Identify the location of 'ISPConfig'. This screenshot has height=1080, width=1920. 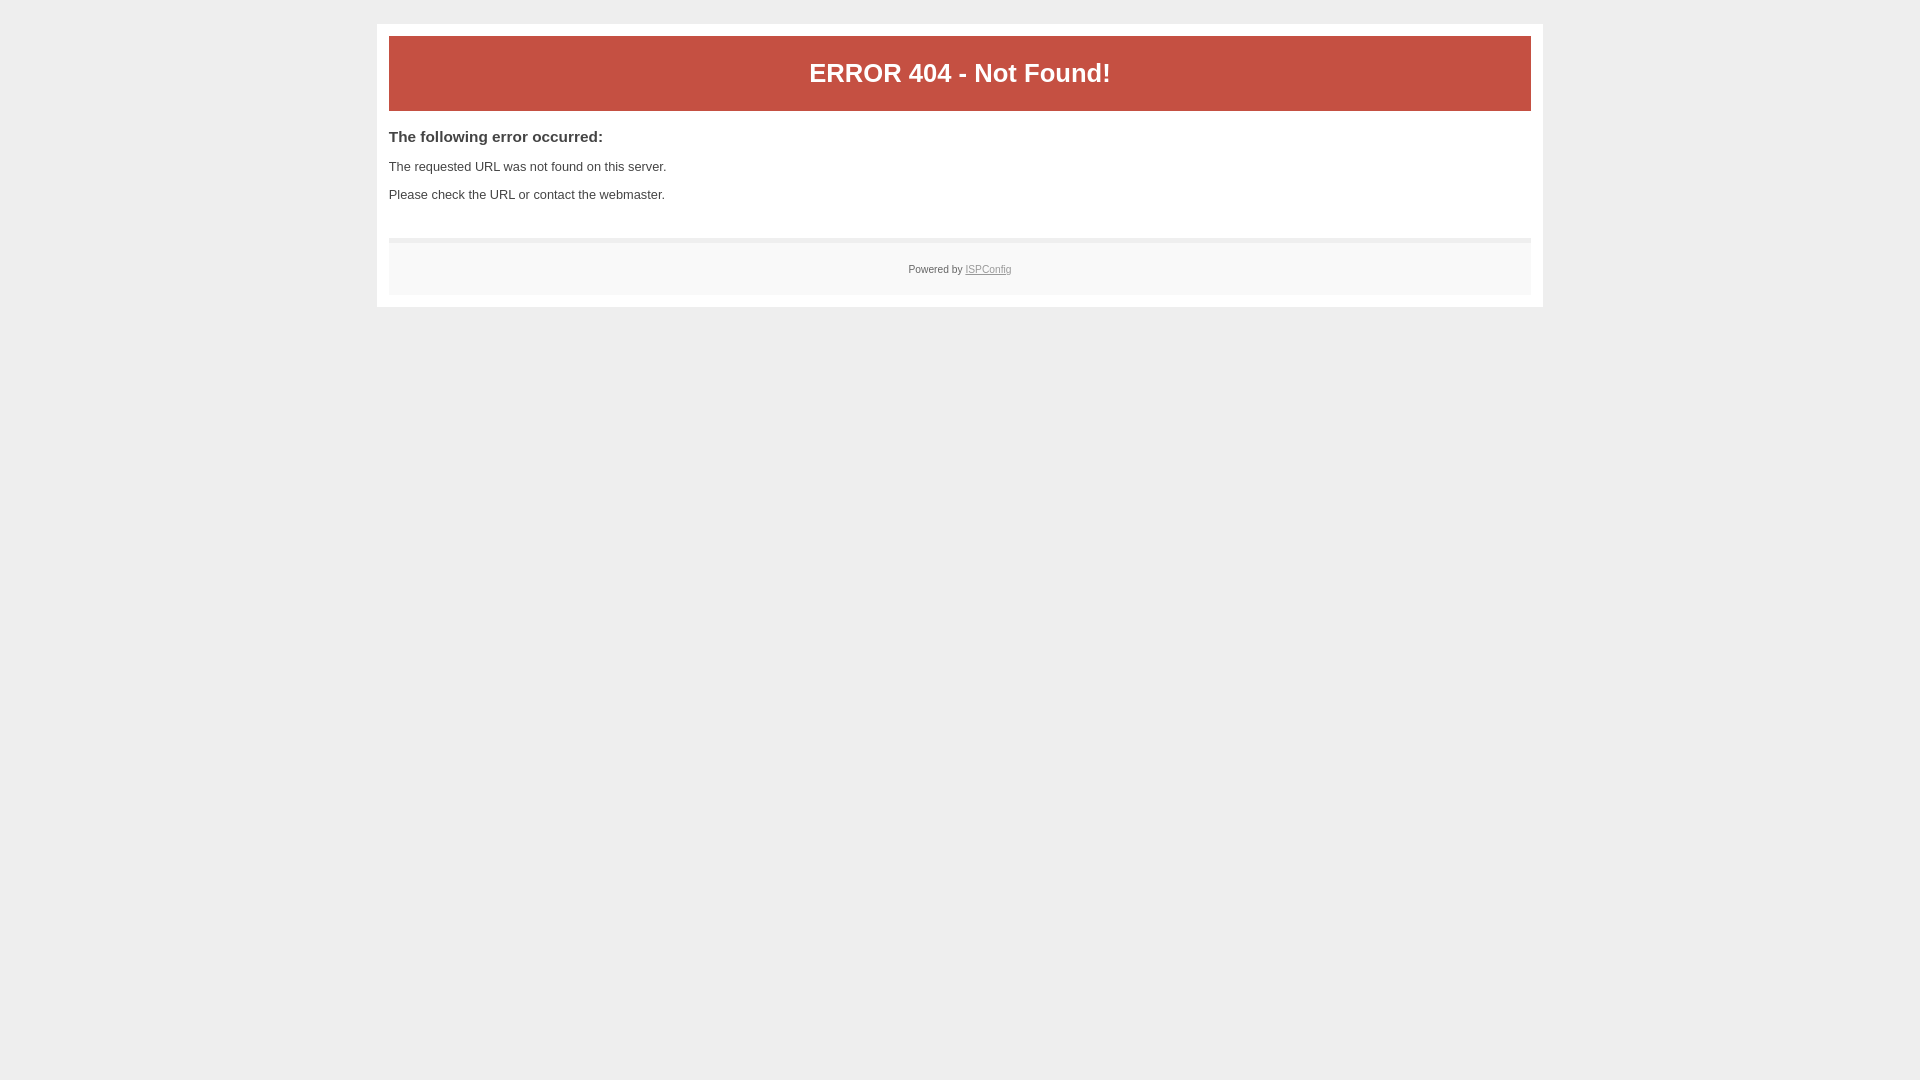
(988, 268).